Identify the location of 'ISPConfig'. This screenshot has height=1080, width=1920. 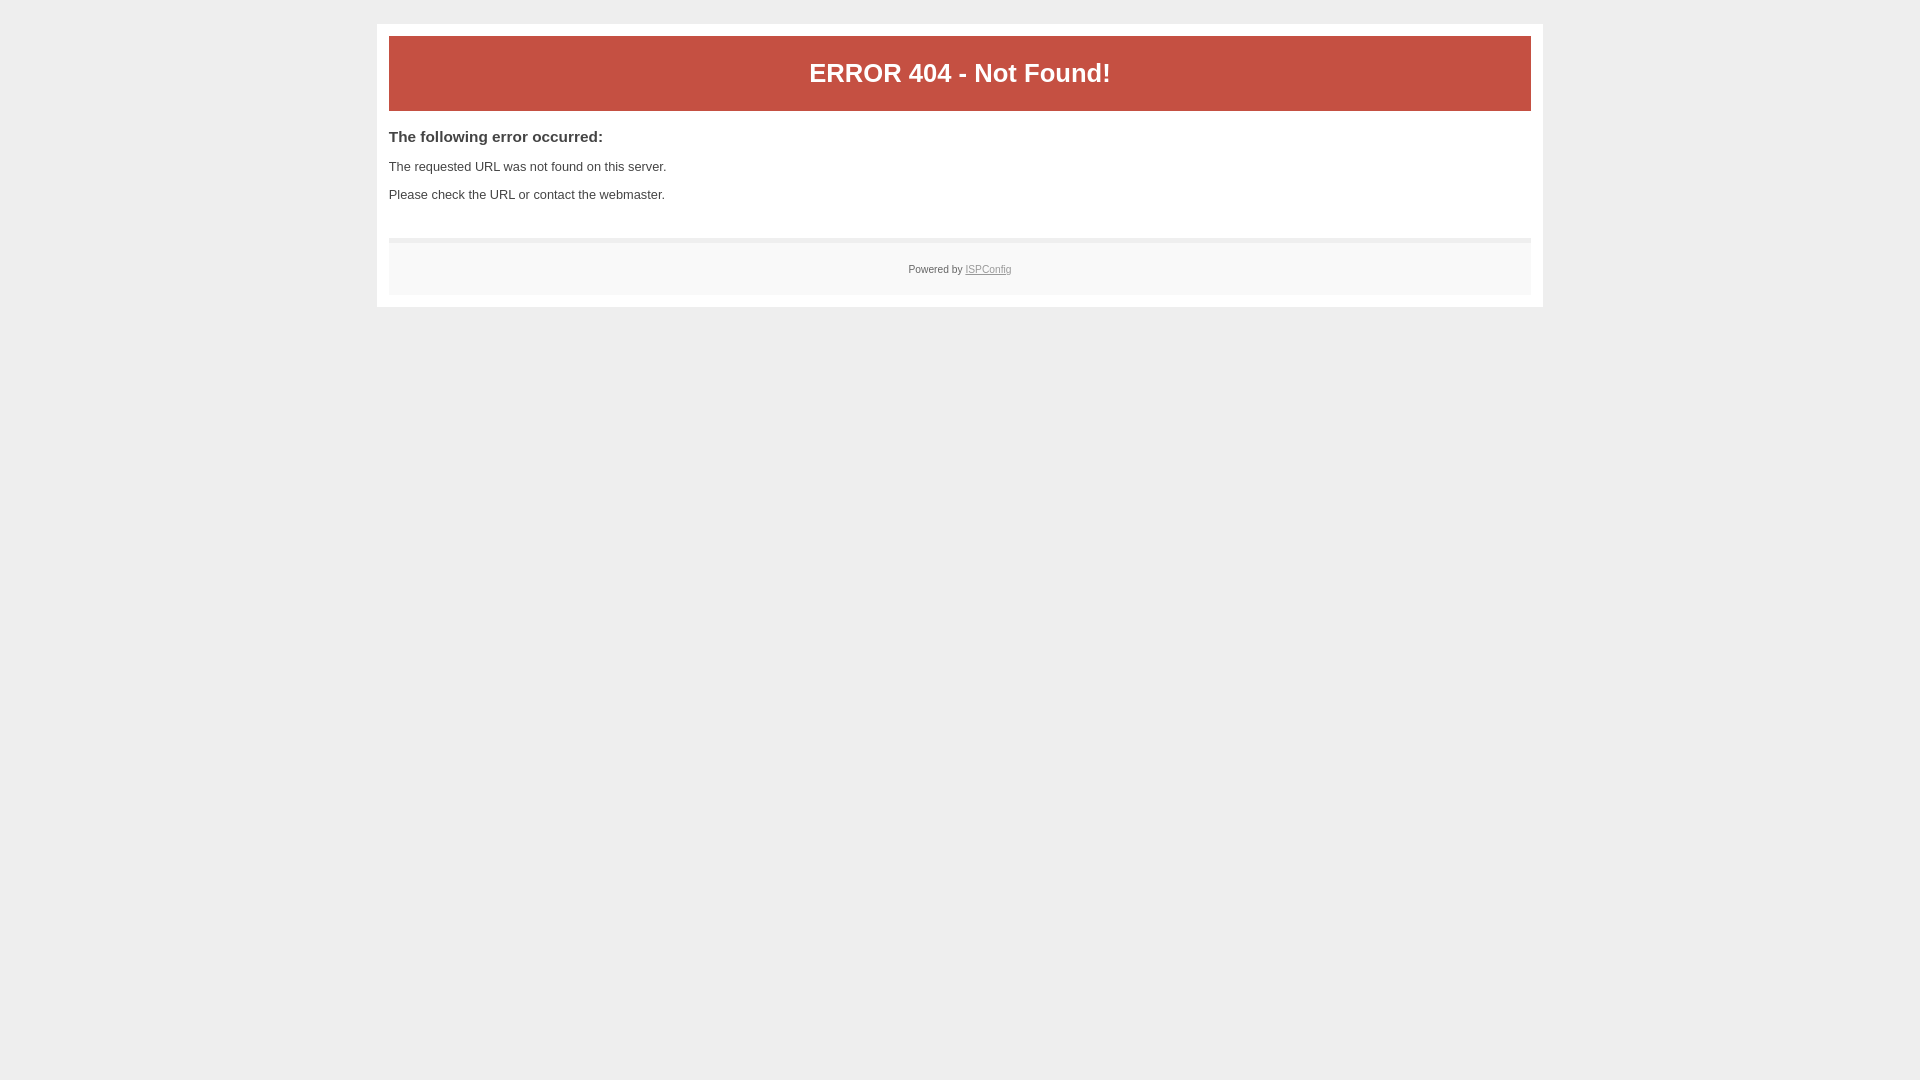
(988, 268).